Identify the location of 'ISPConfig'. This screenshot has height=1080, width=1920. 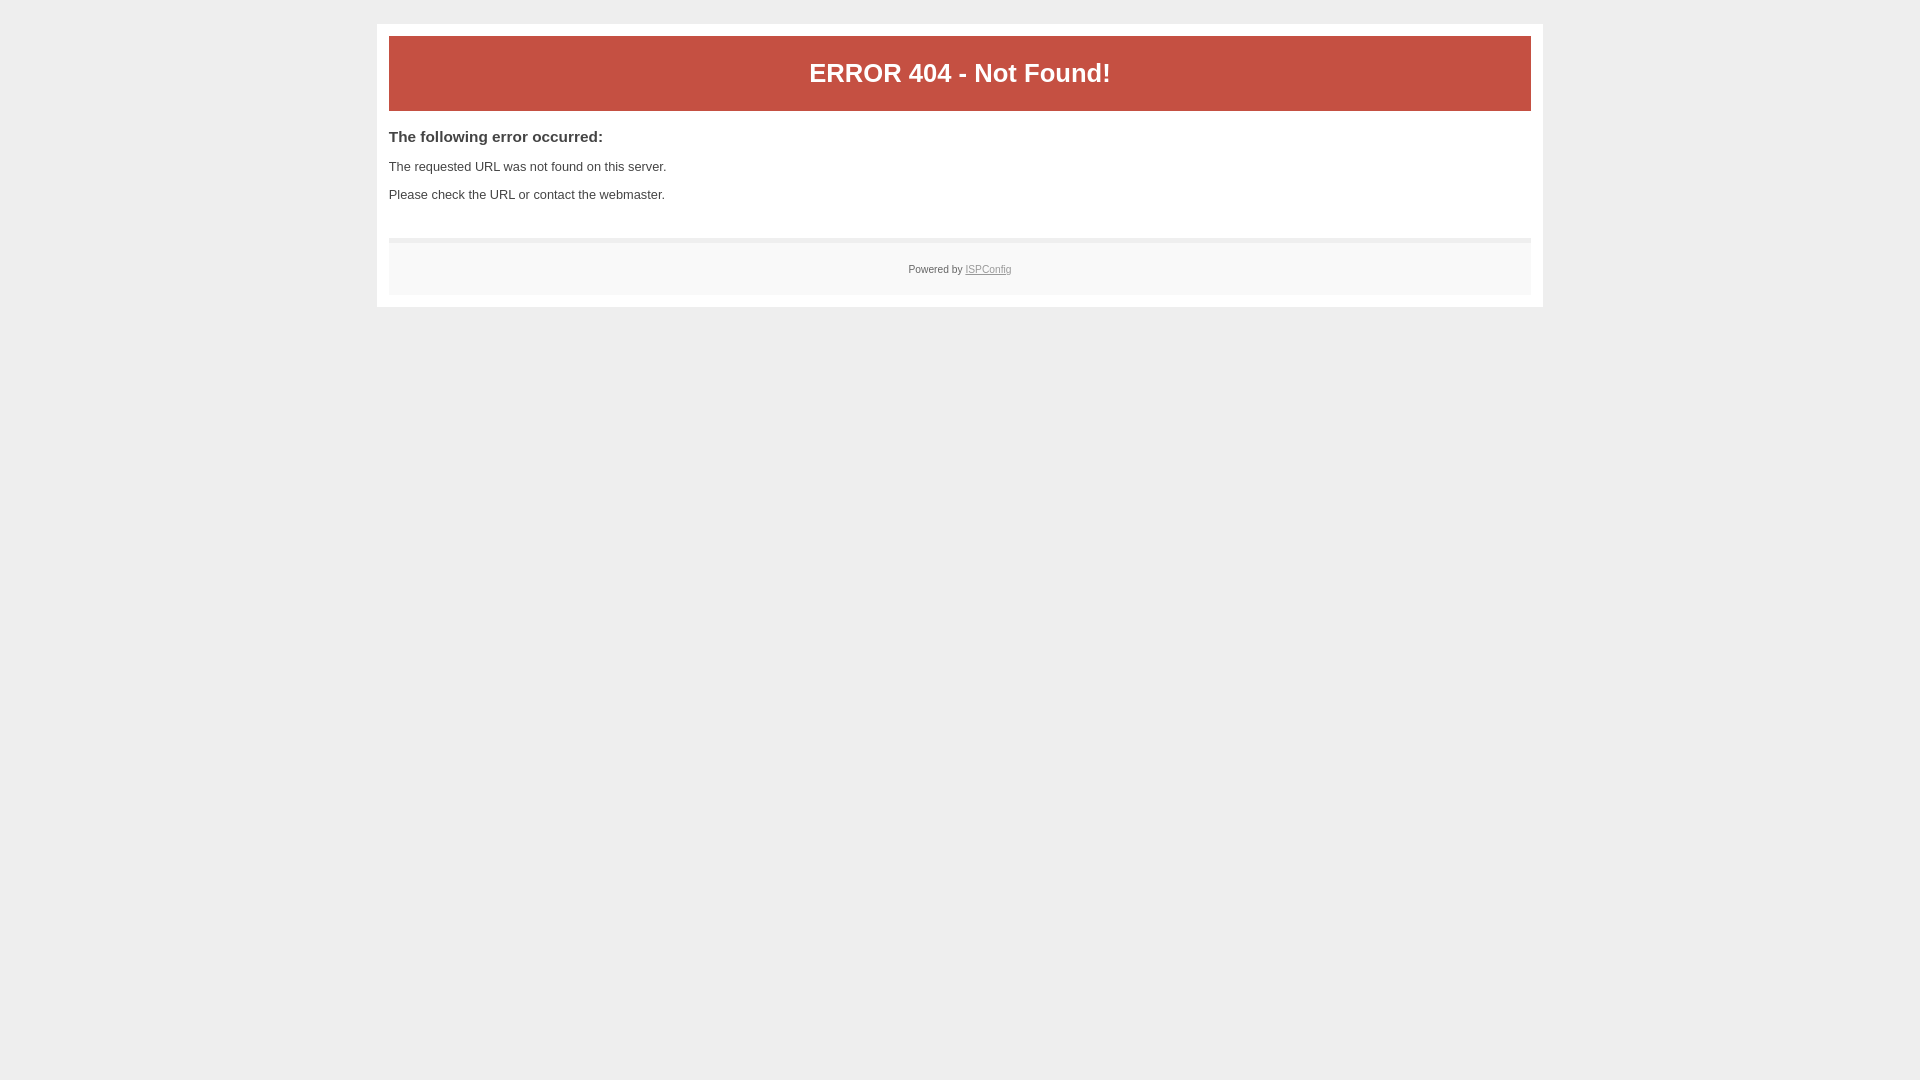
(988, 268).